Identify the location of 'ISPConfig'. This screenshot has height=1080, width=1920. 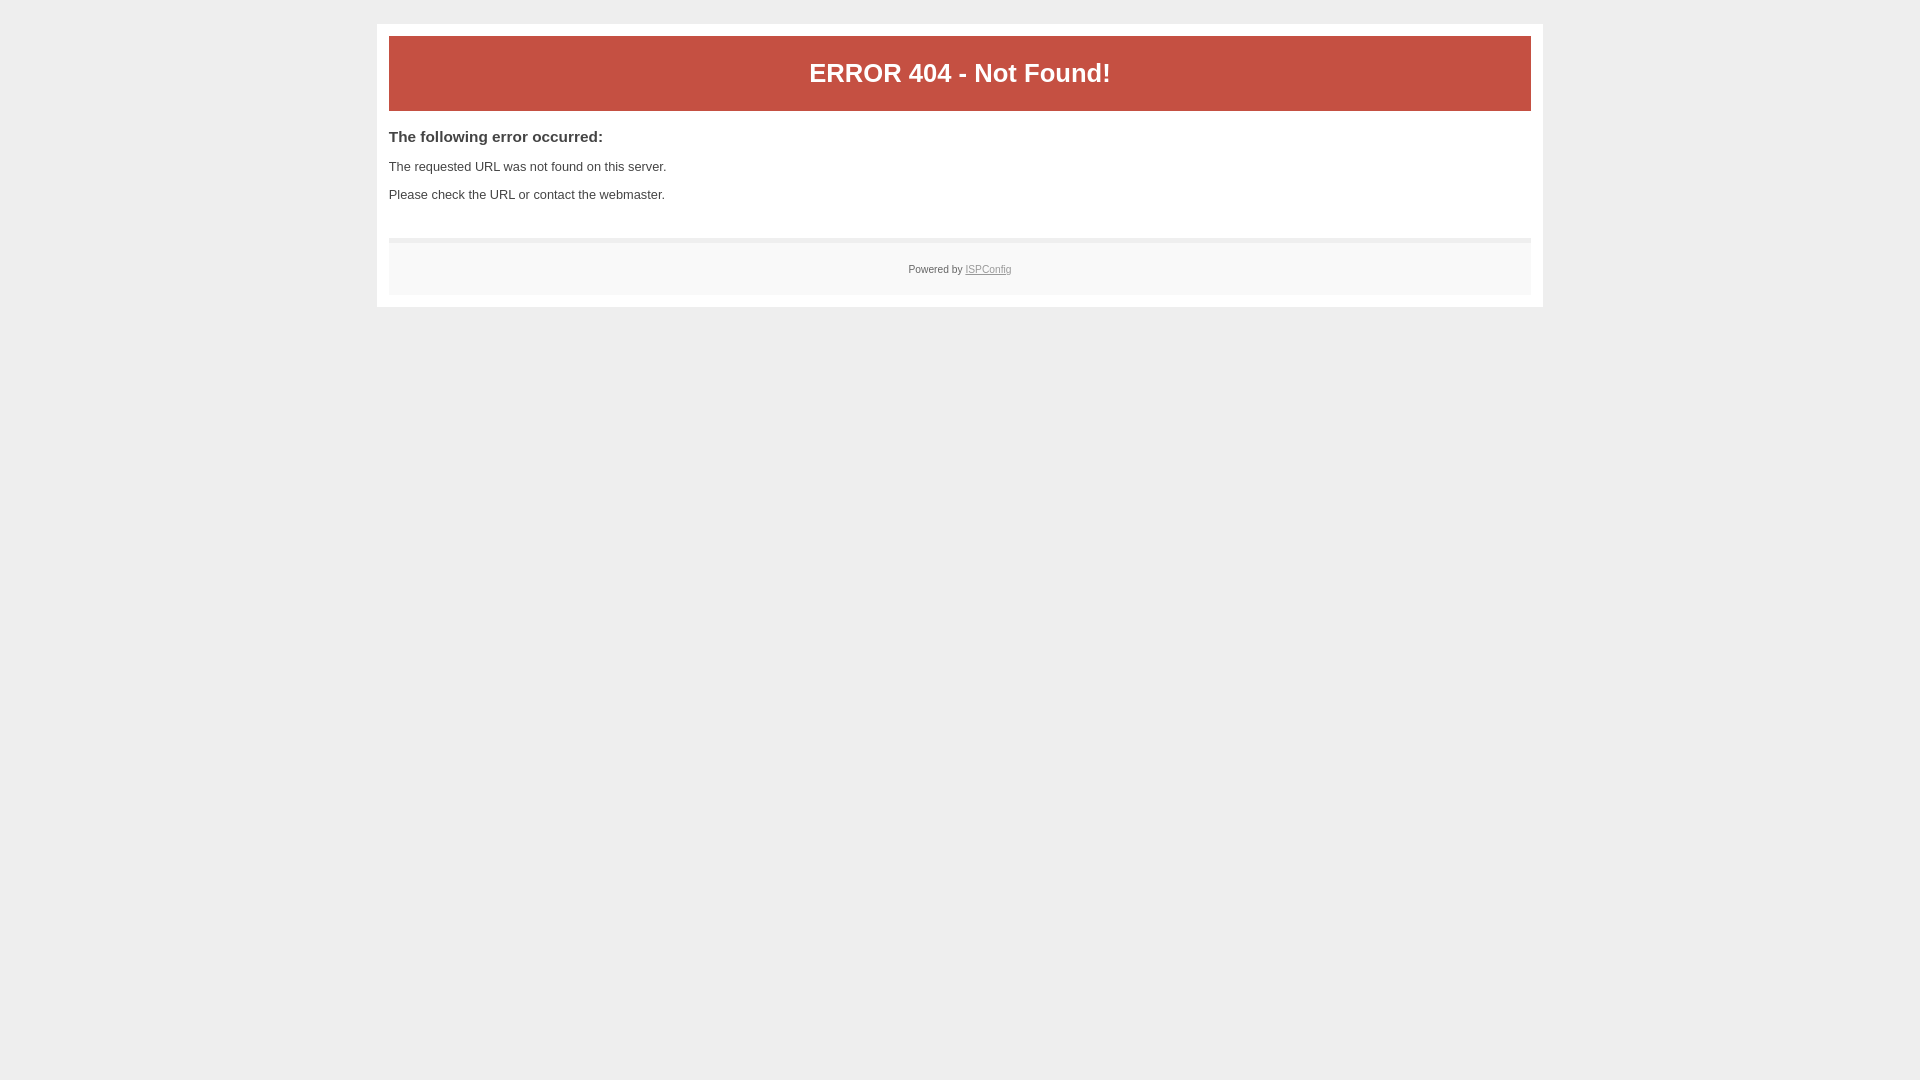
(988, 268).